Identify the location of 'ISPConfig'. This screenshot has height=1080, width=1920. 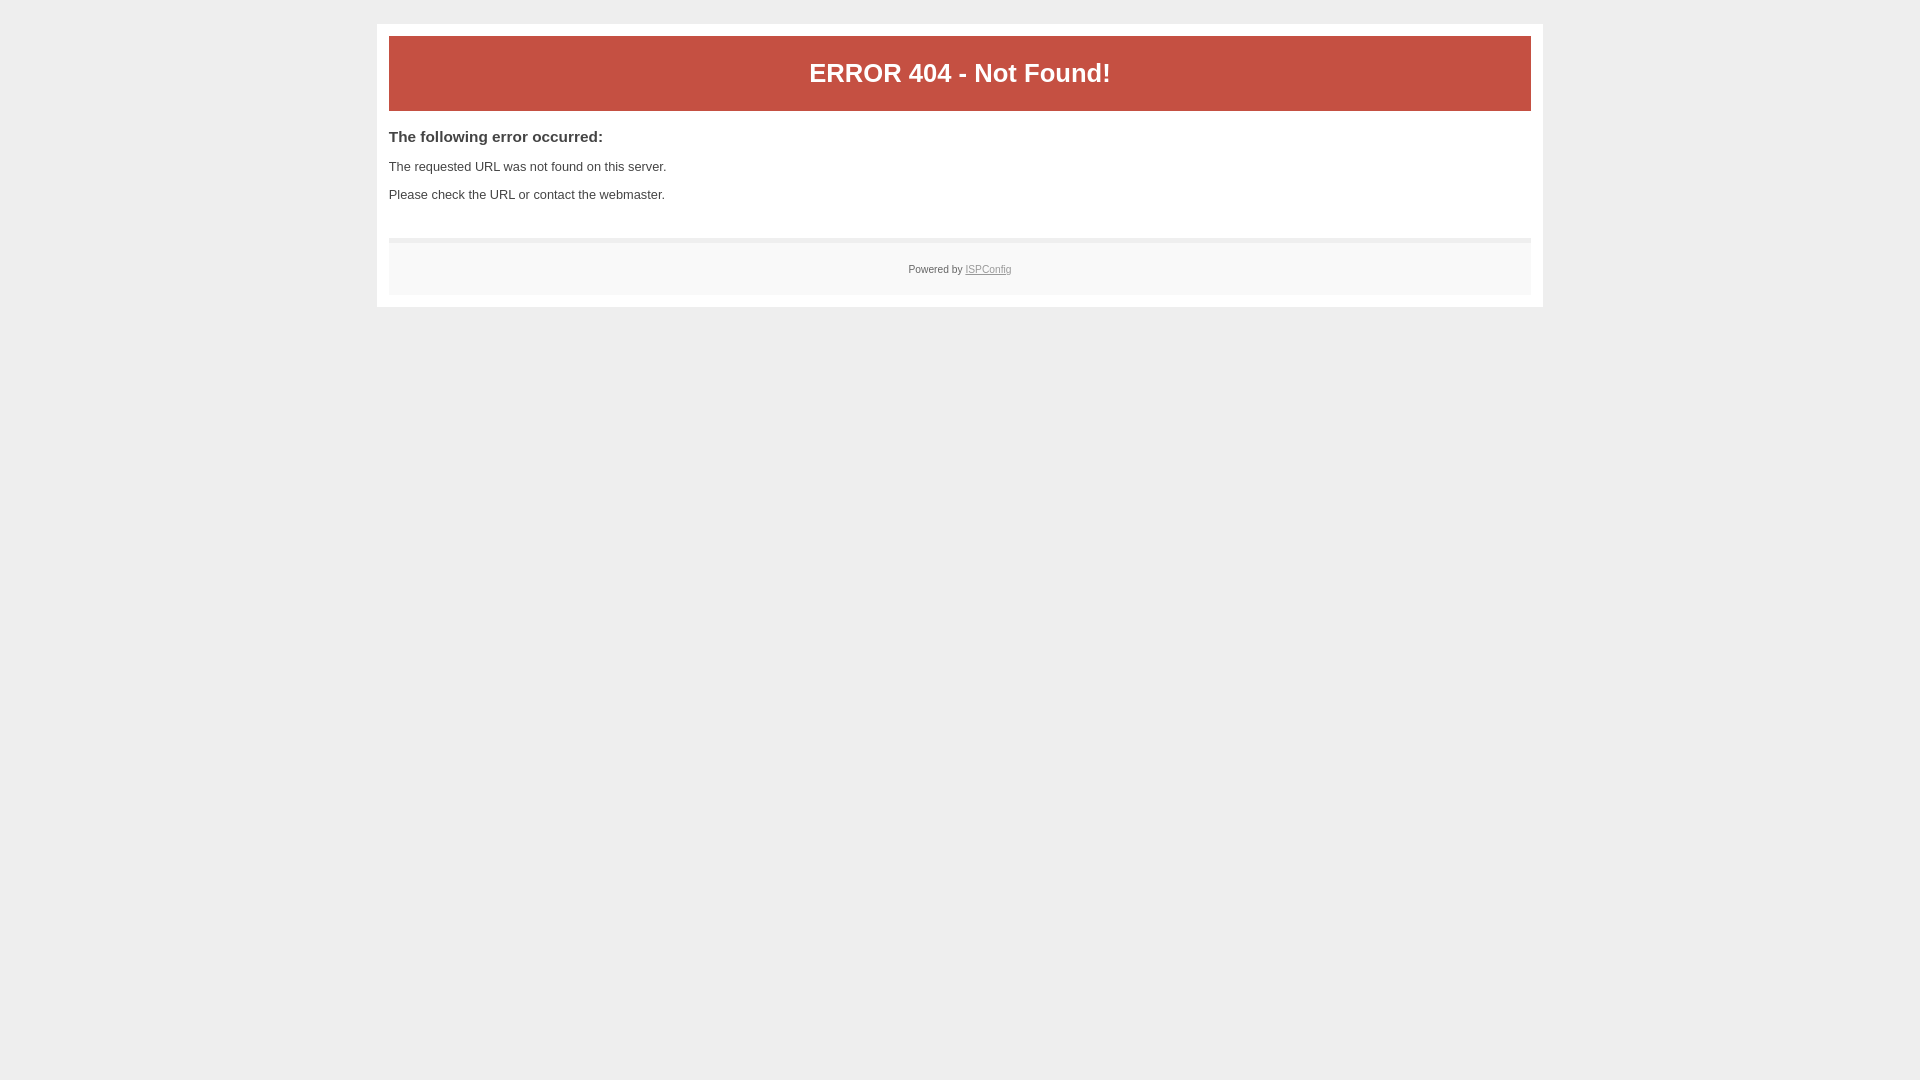
(988, 268).